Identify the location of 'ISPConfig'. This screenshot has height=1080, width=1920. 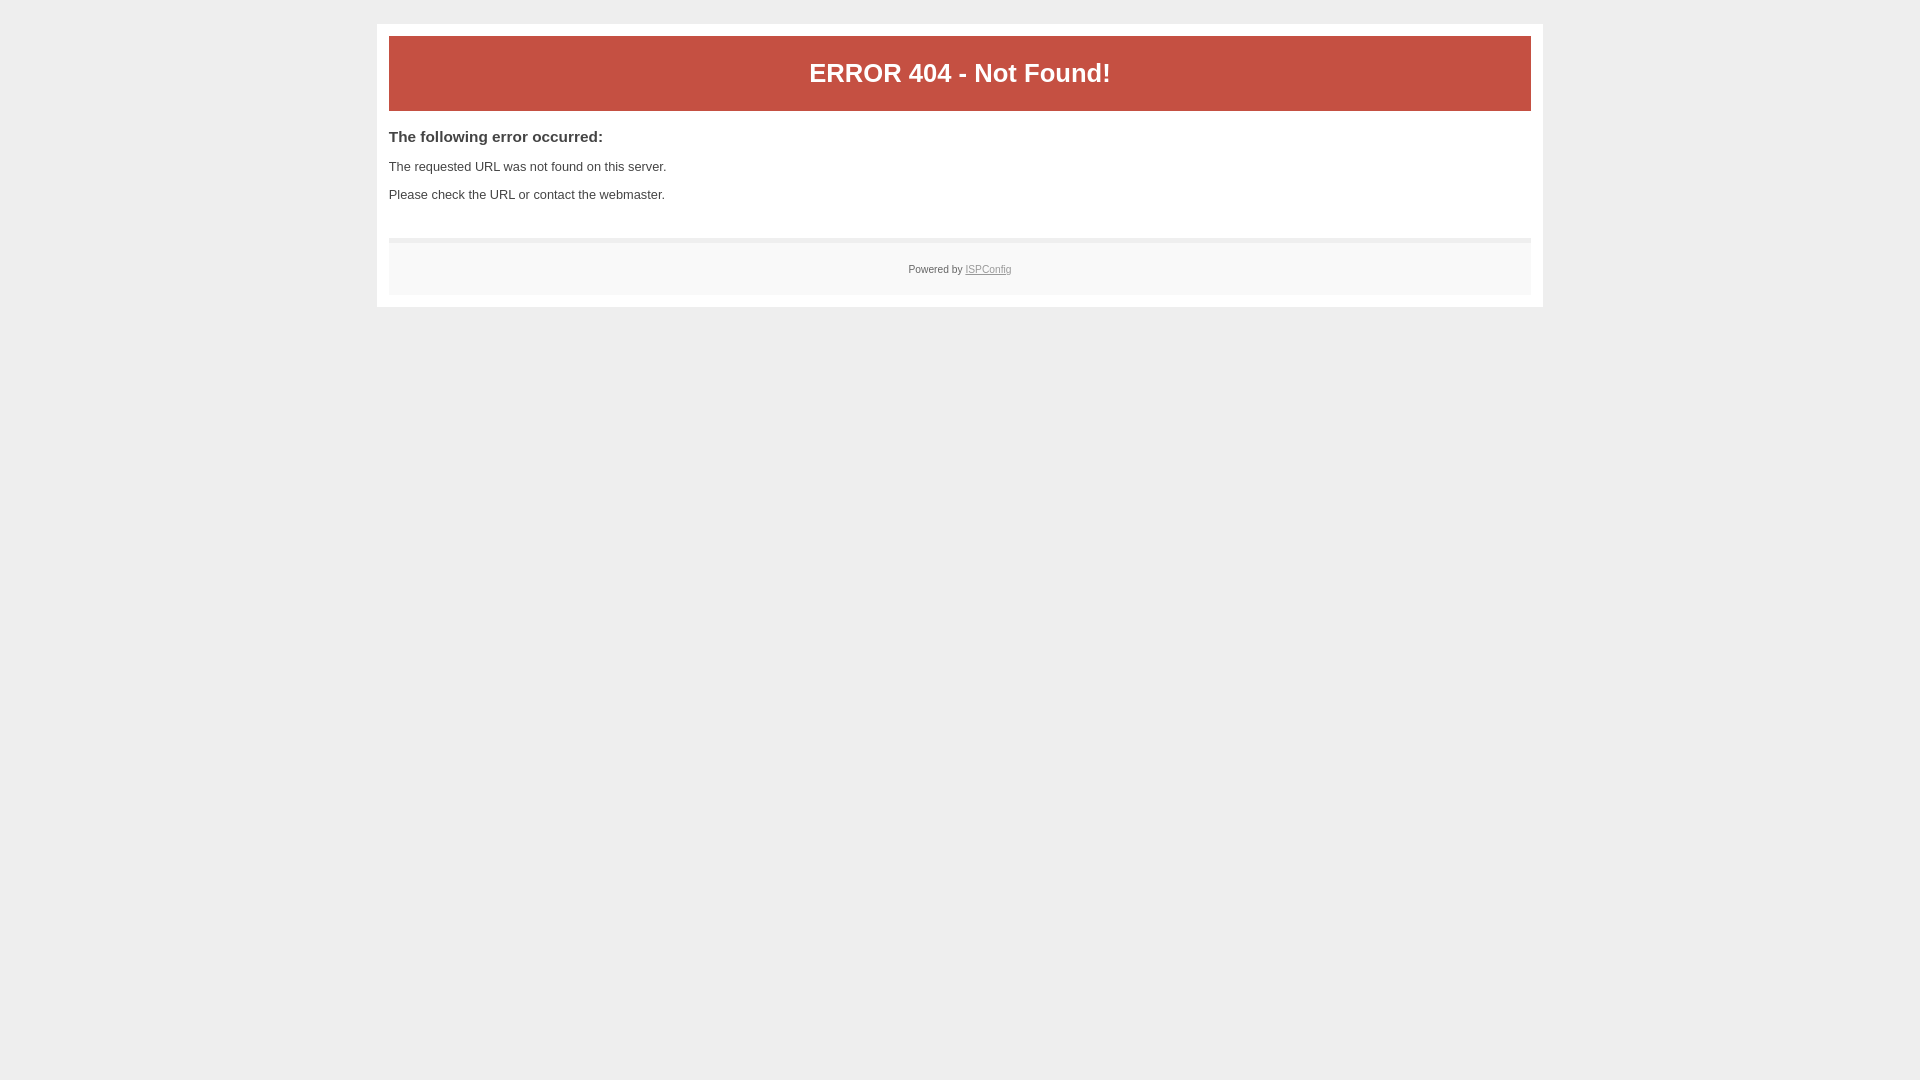
(988, 268).